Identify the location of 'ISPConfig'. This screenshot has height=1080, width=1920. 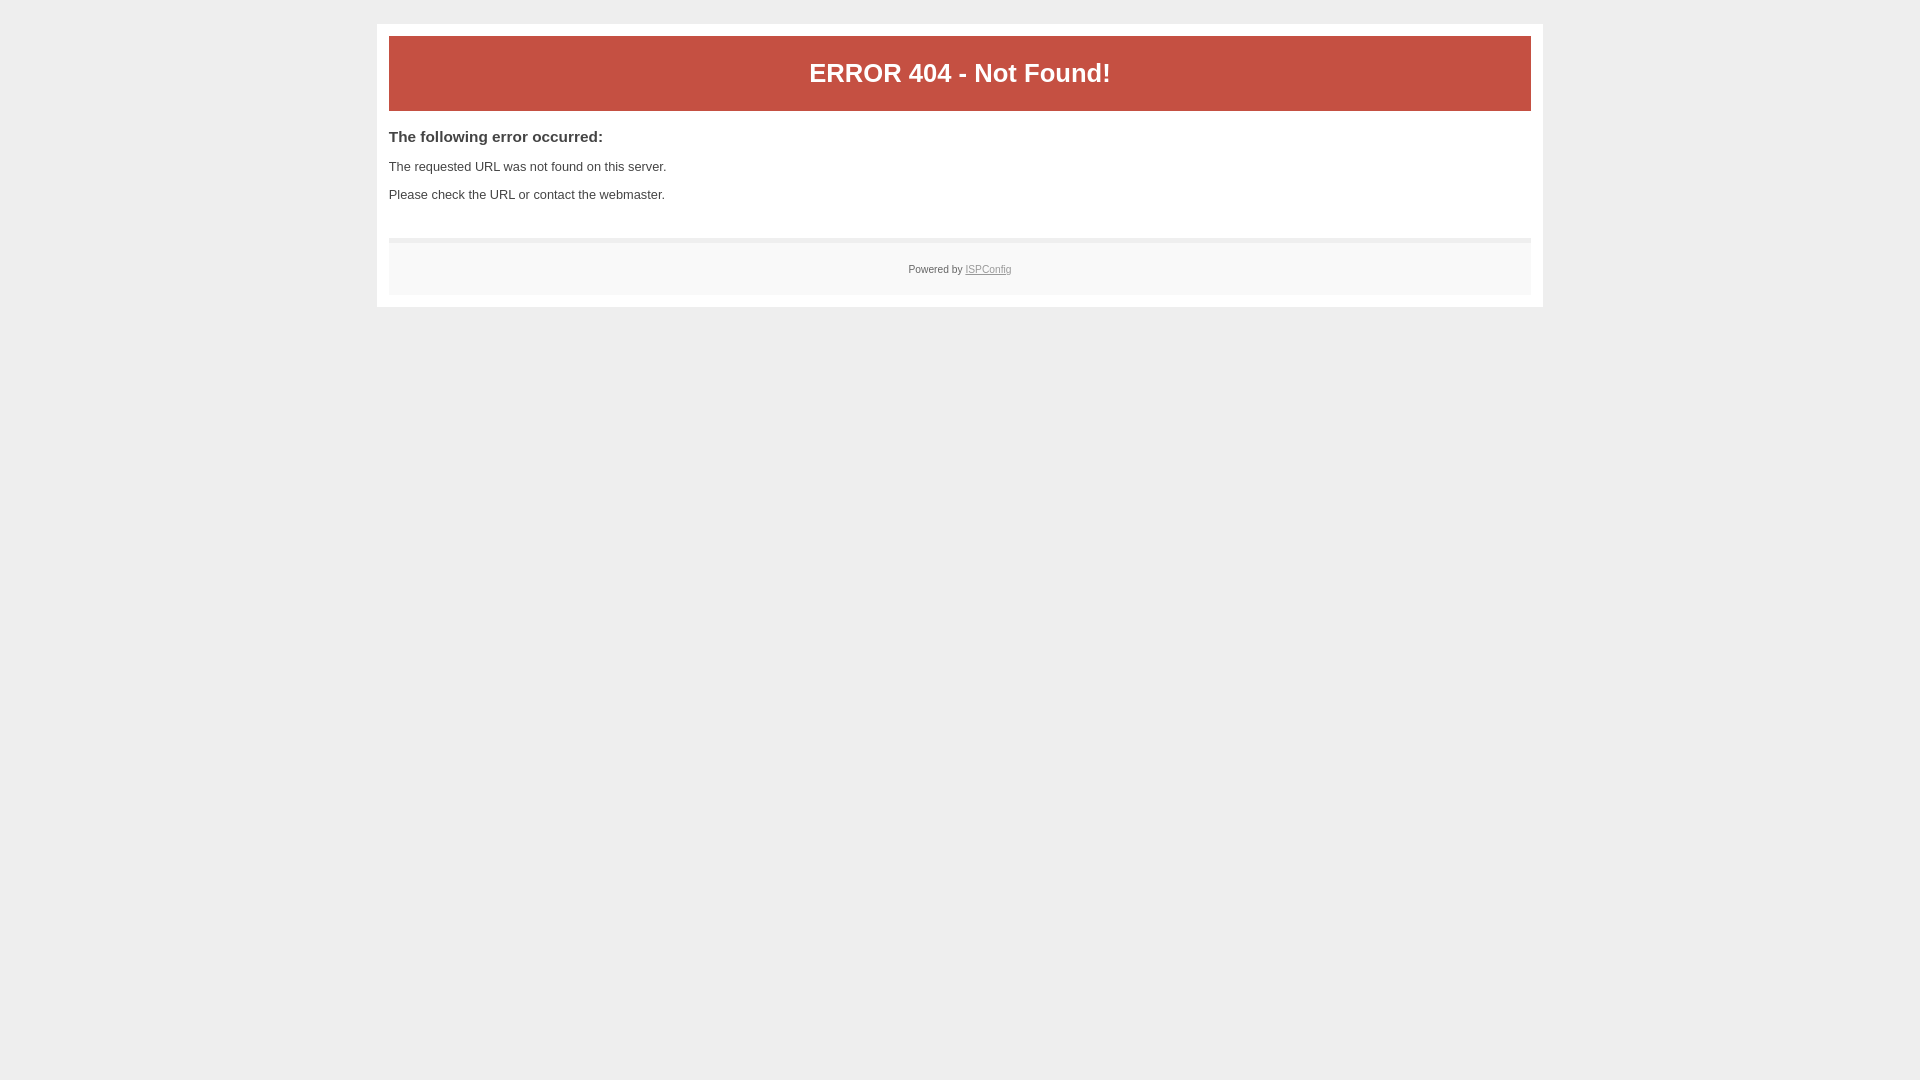
(988, 268).